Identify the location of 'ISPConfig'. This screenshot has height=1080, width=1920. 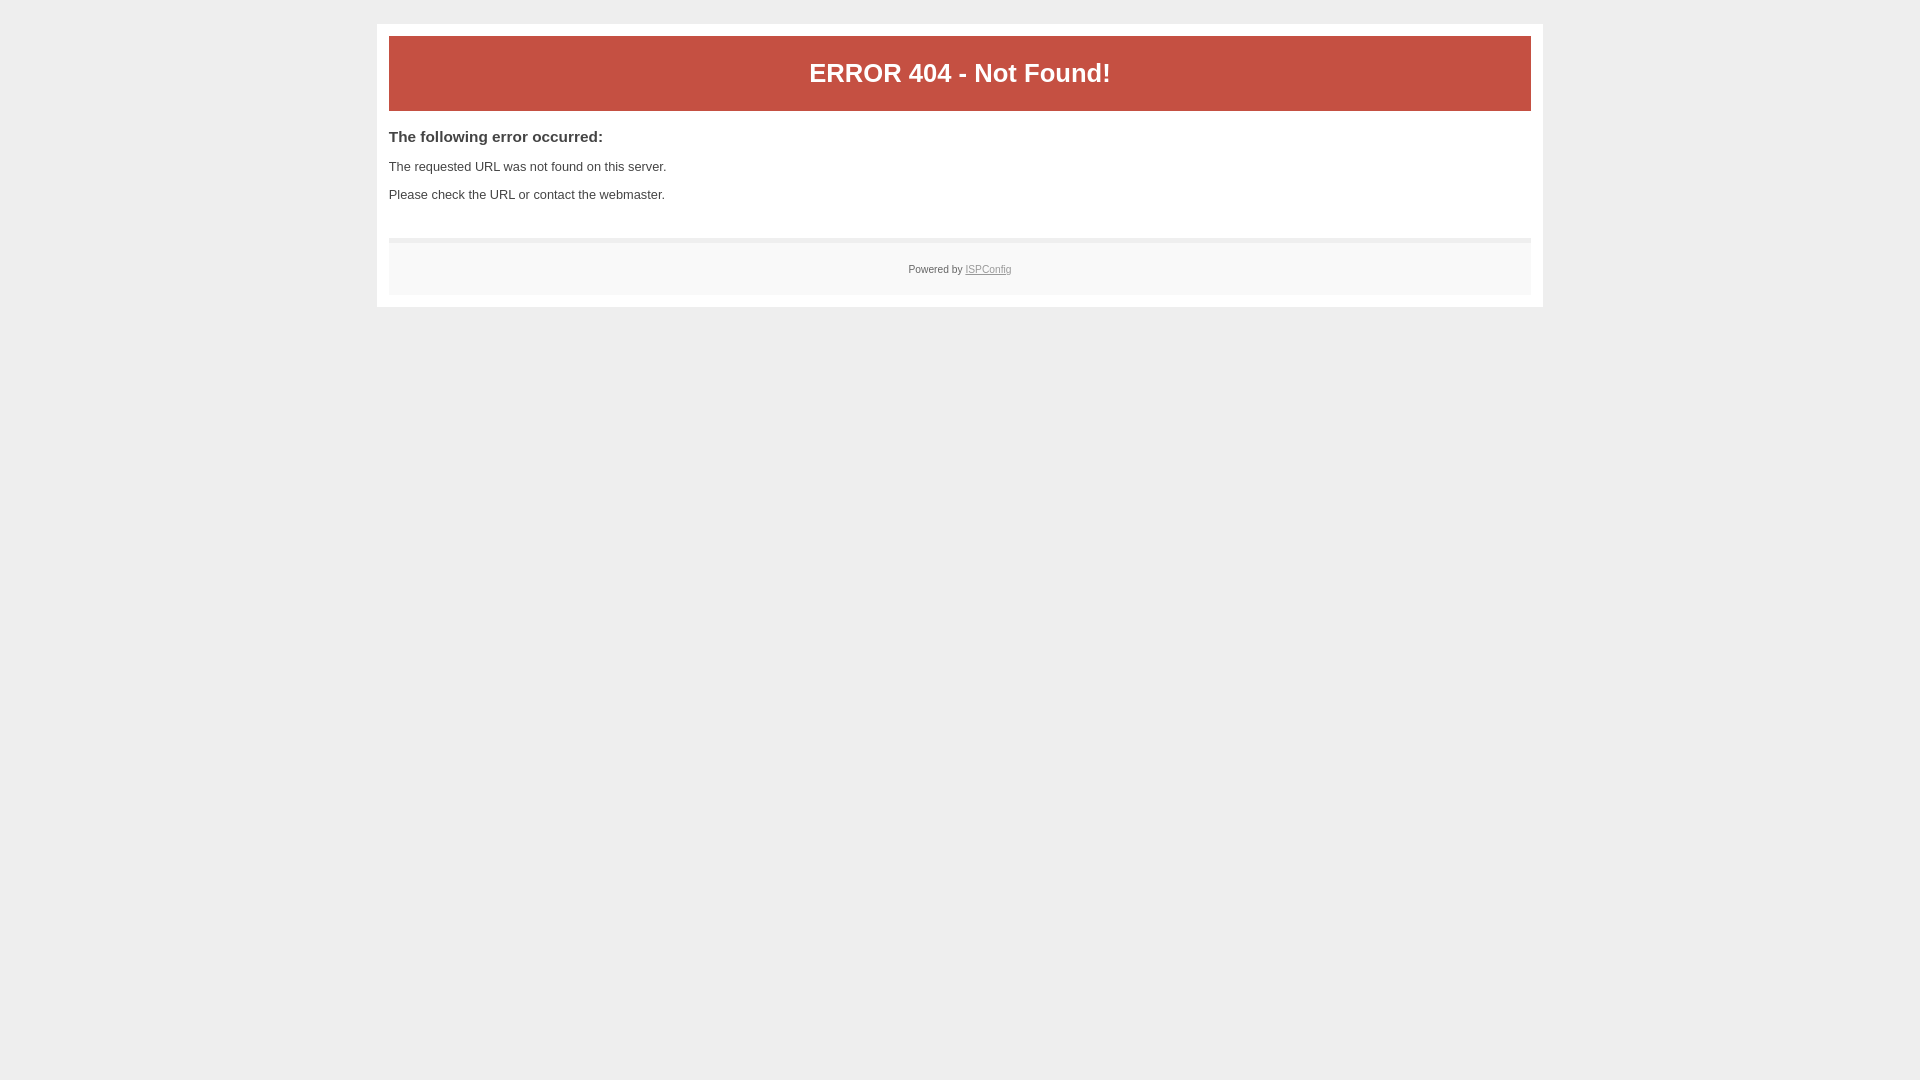
(988, 268).